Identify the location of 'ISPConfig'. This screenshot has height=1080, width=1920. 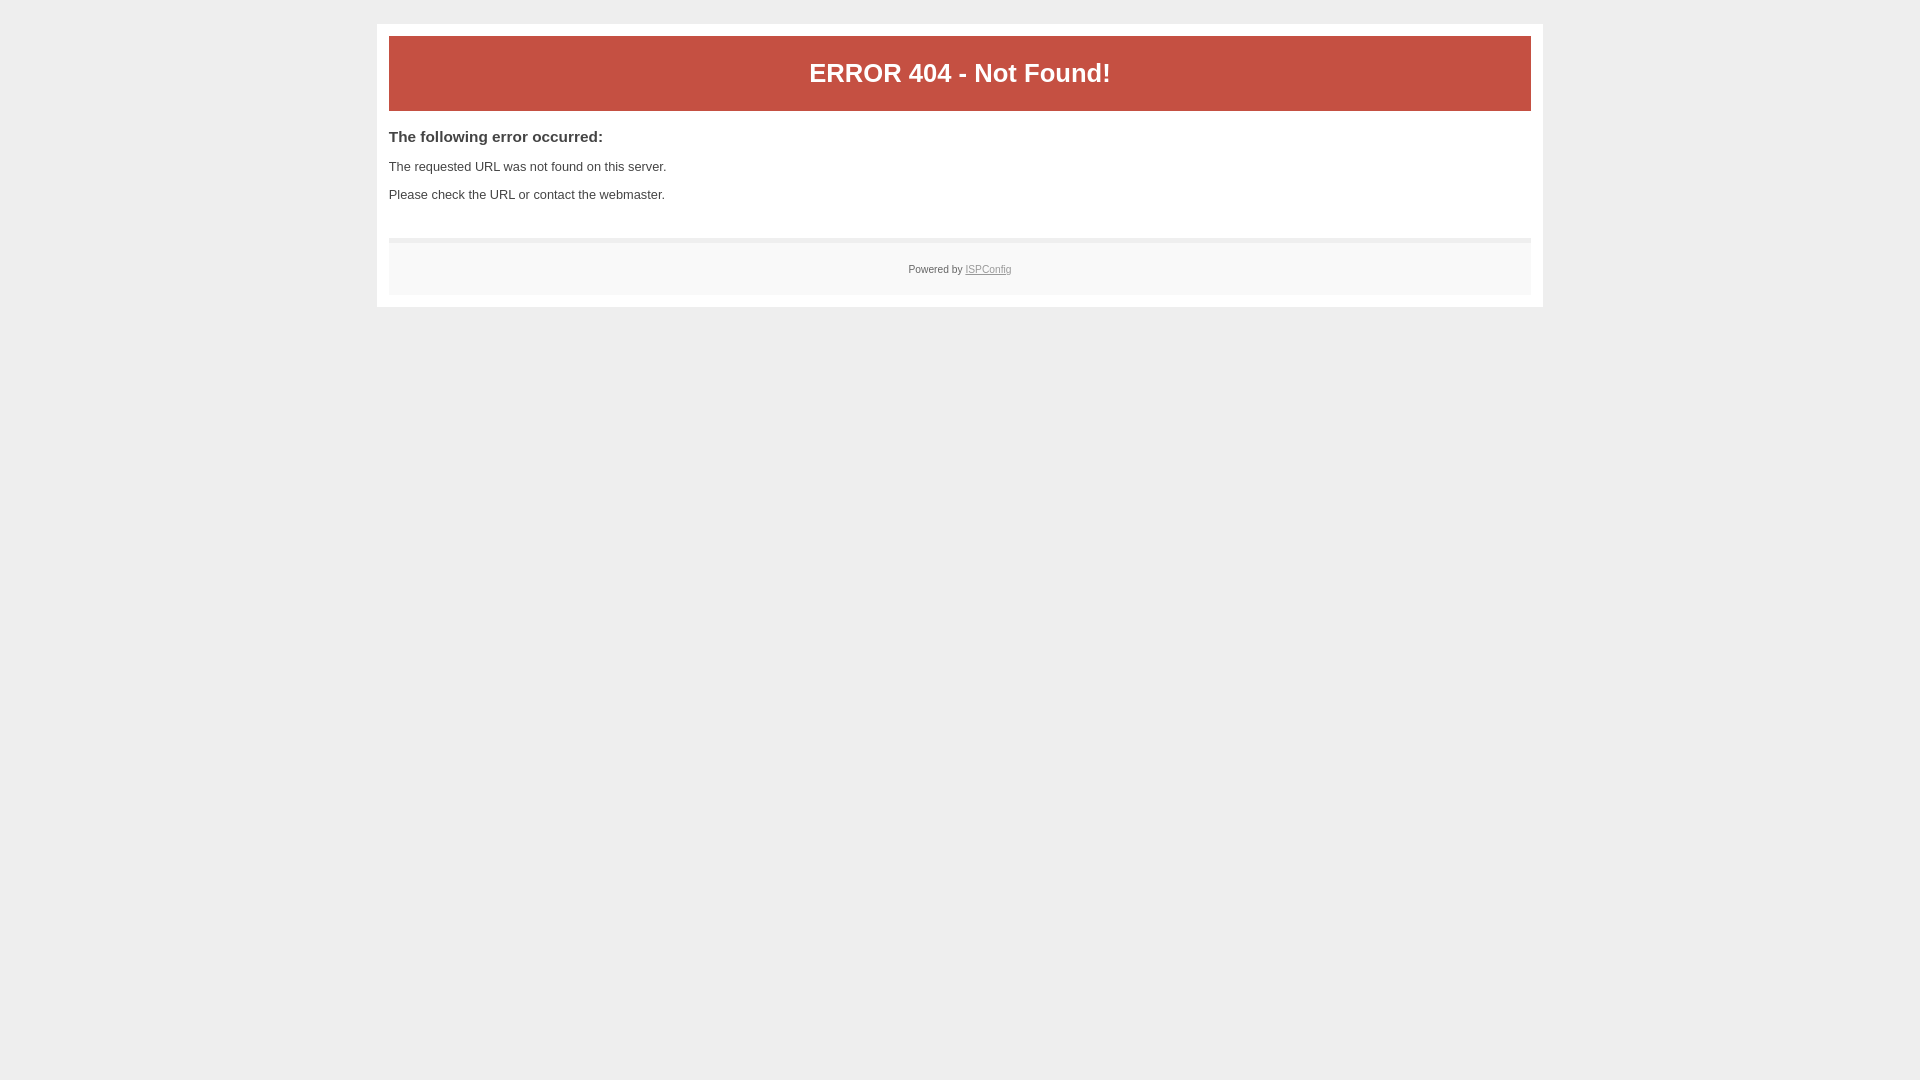
(988, 268).